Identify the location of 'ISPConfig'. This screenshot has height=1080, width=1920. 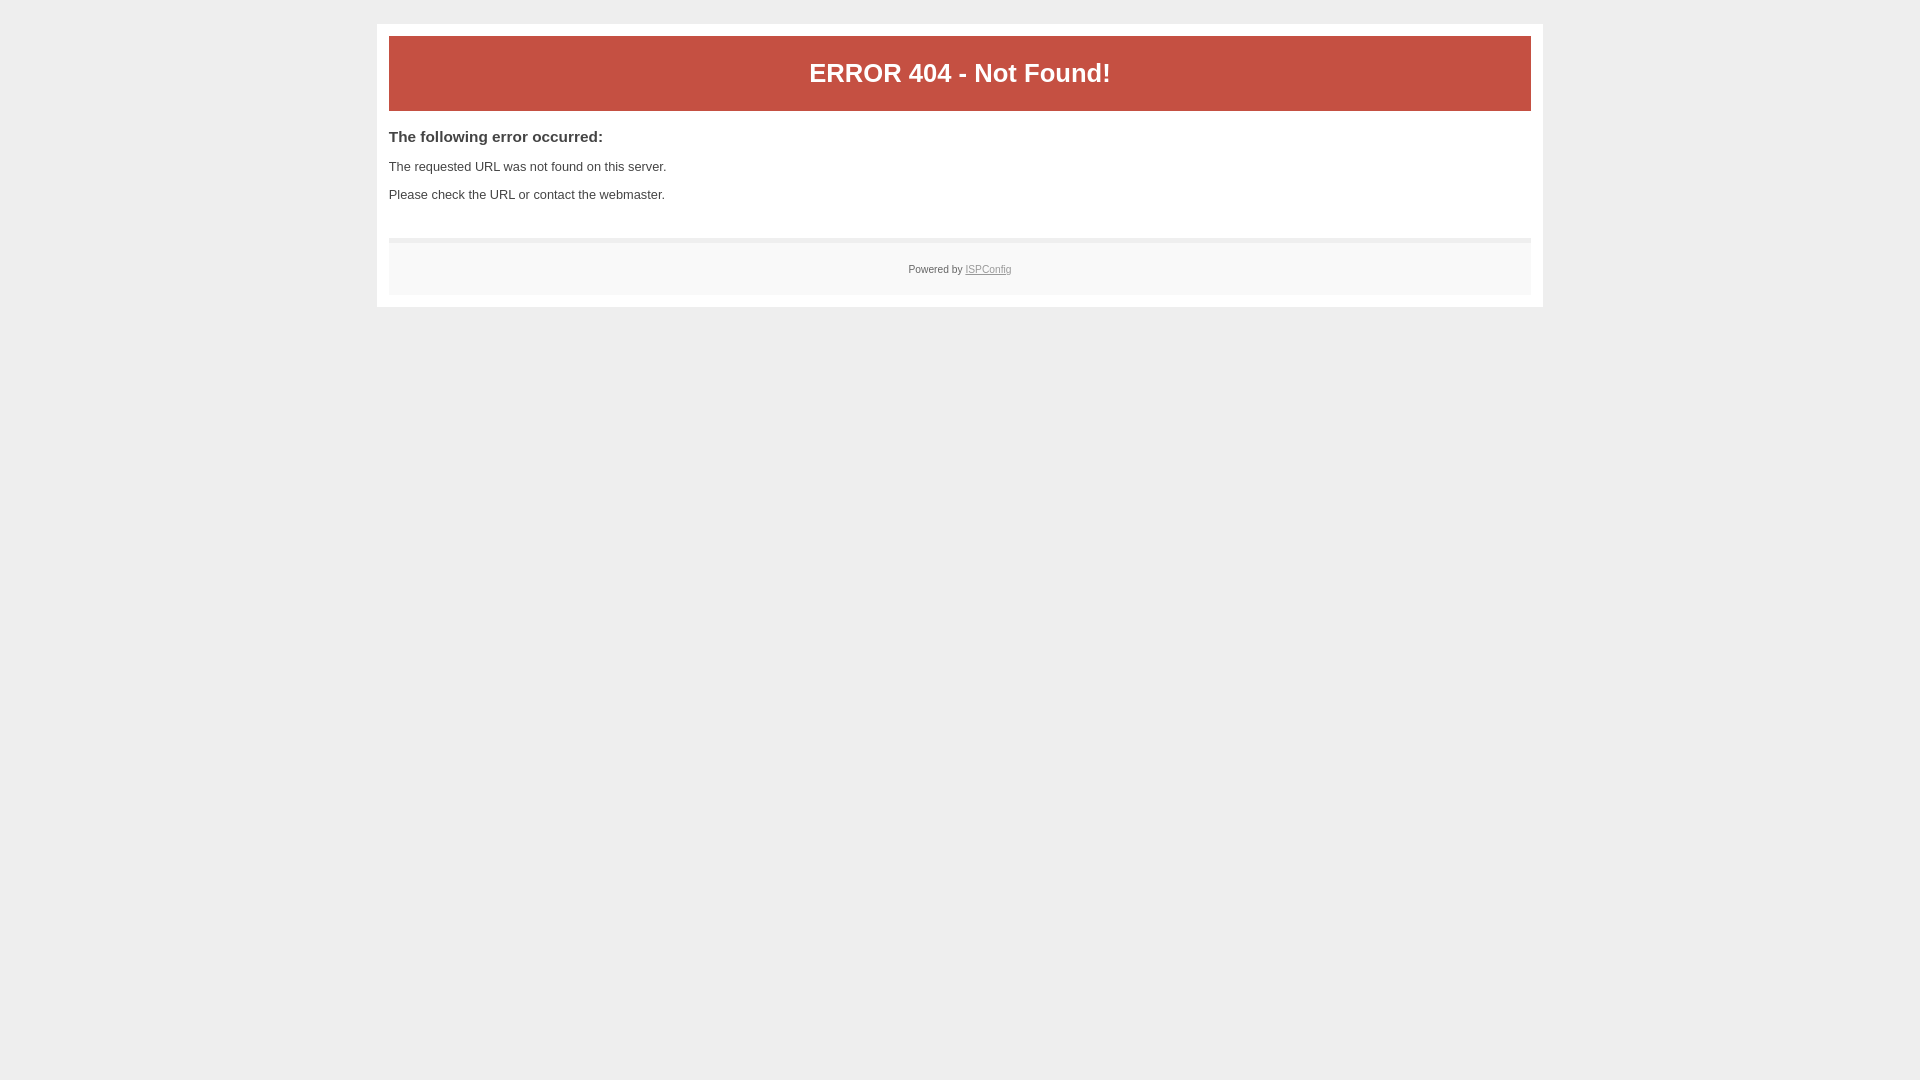
(988, 268).